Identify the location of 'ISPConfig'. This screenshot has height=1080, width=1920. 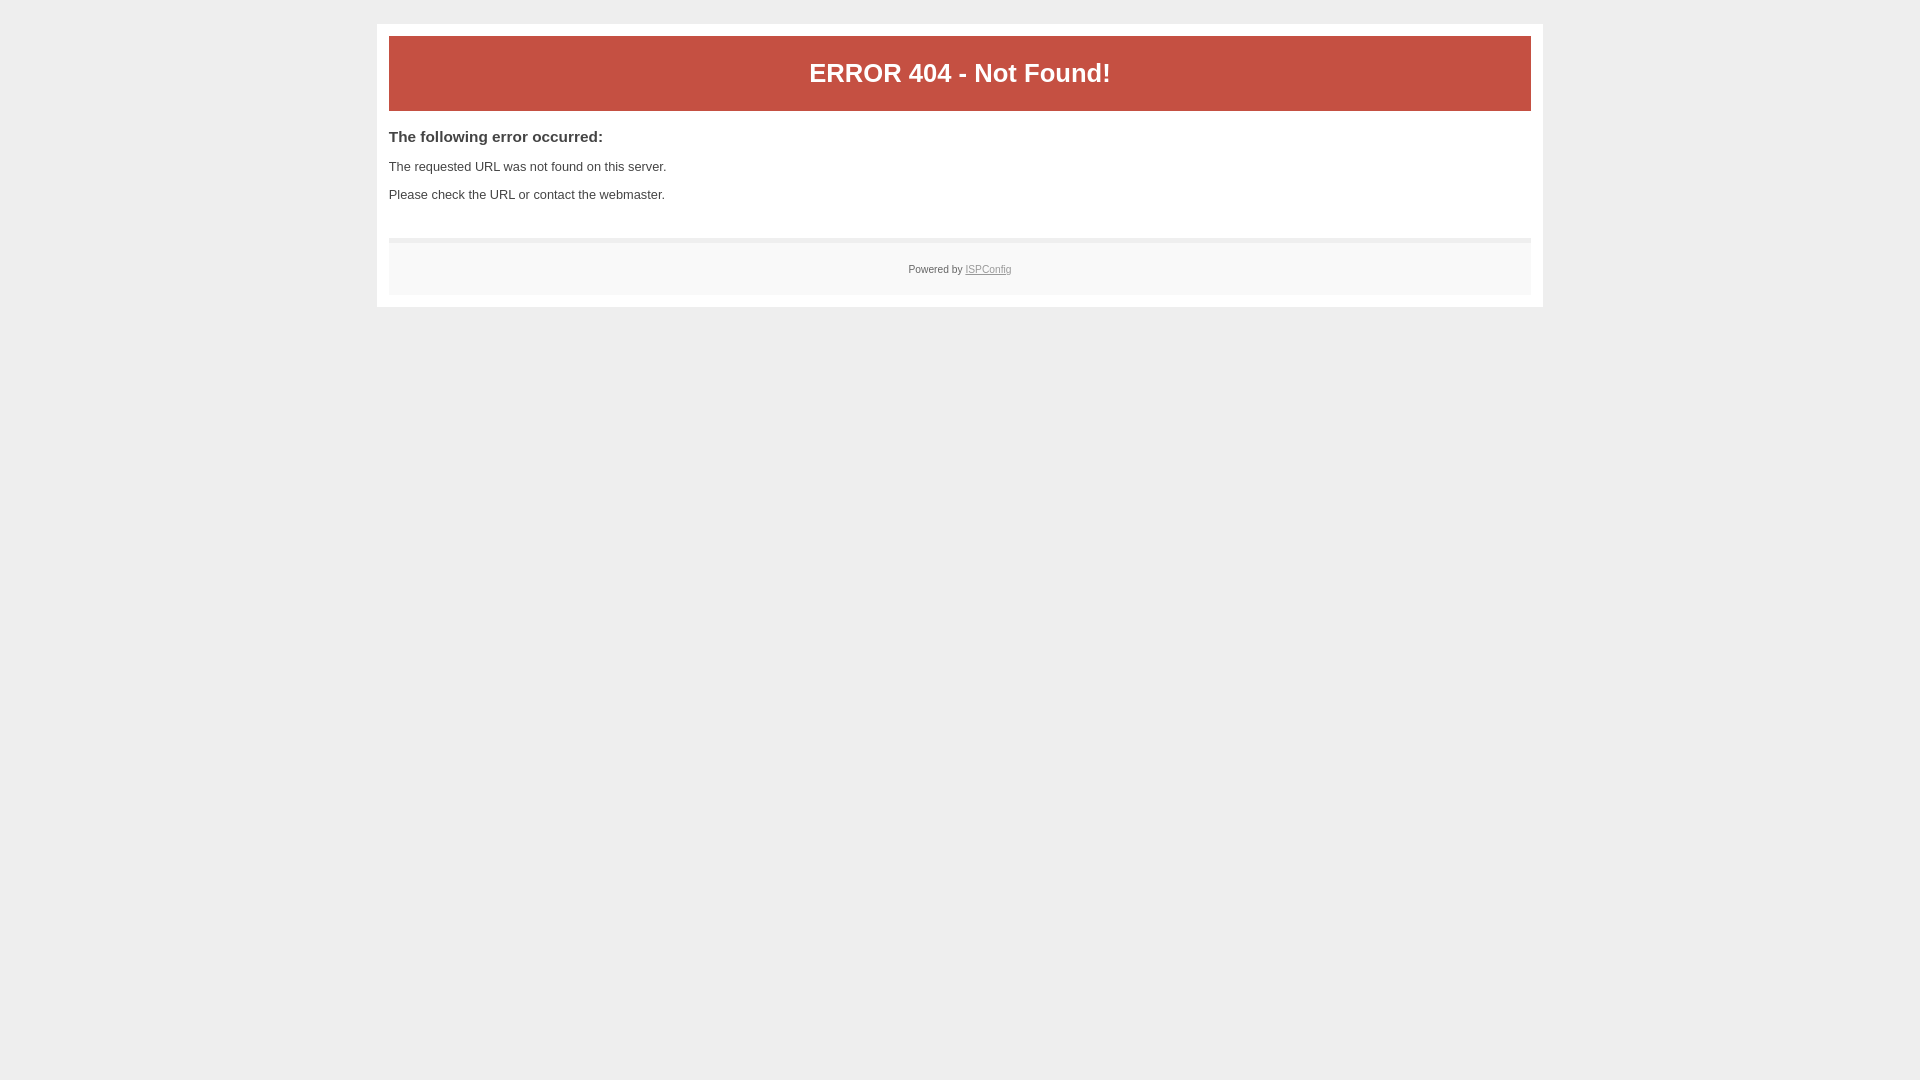
(988, 268).